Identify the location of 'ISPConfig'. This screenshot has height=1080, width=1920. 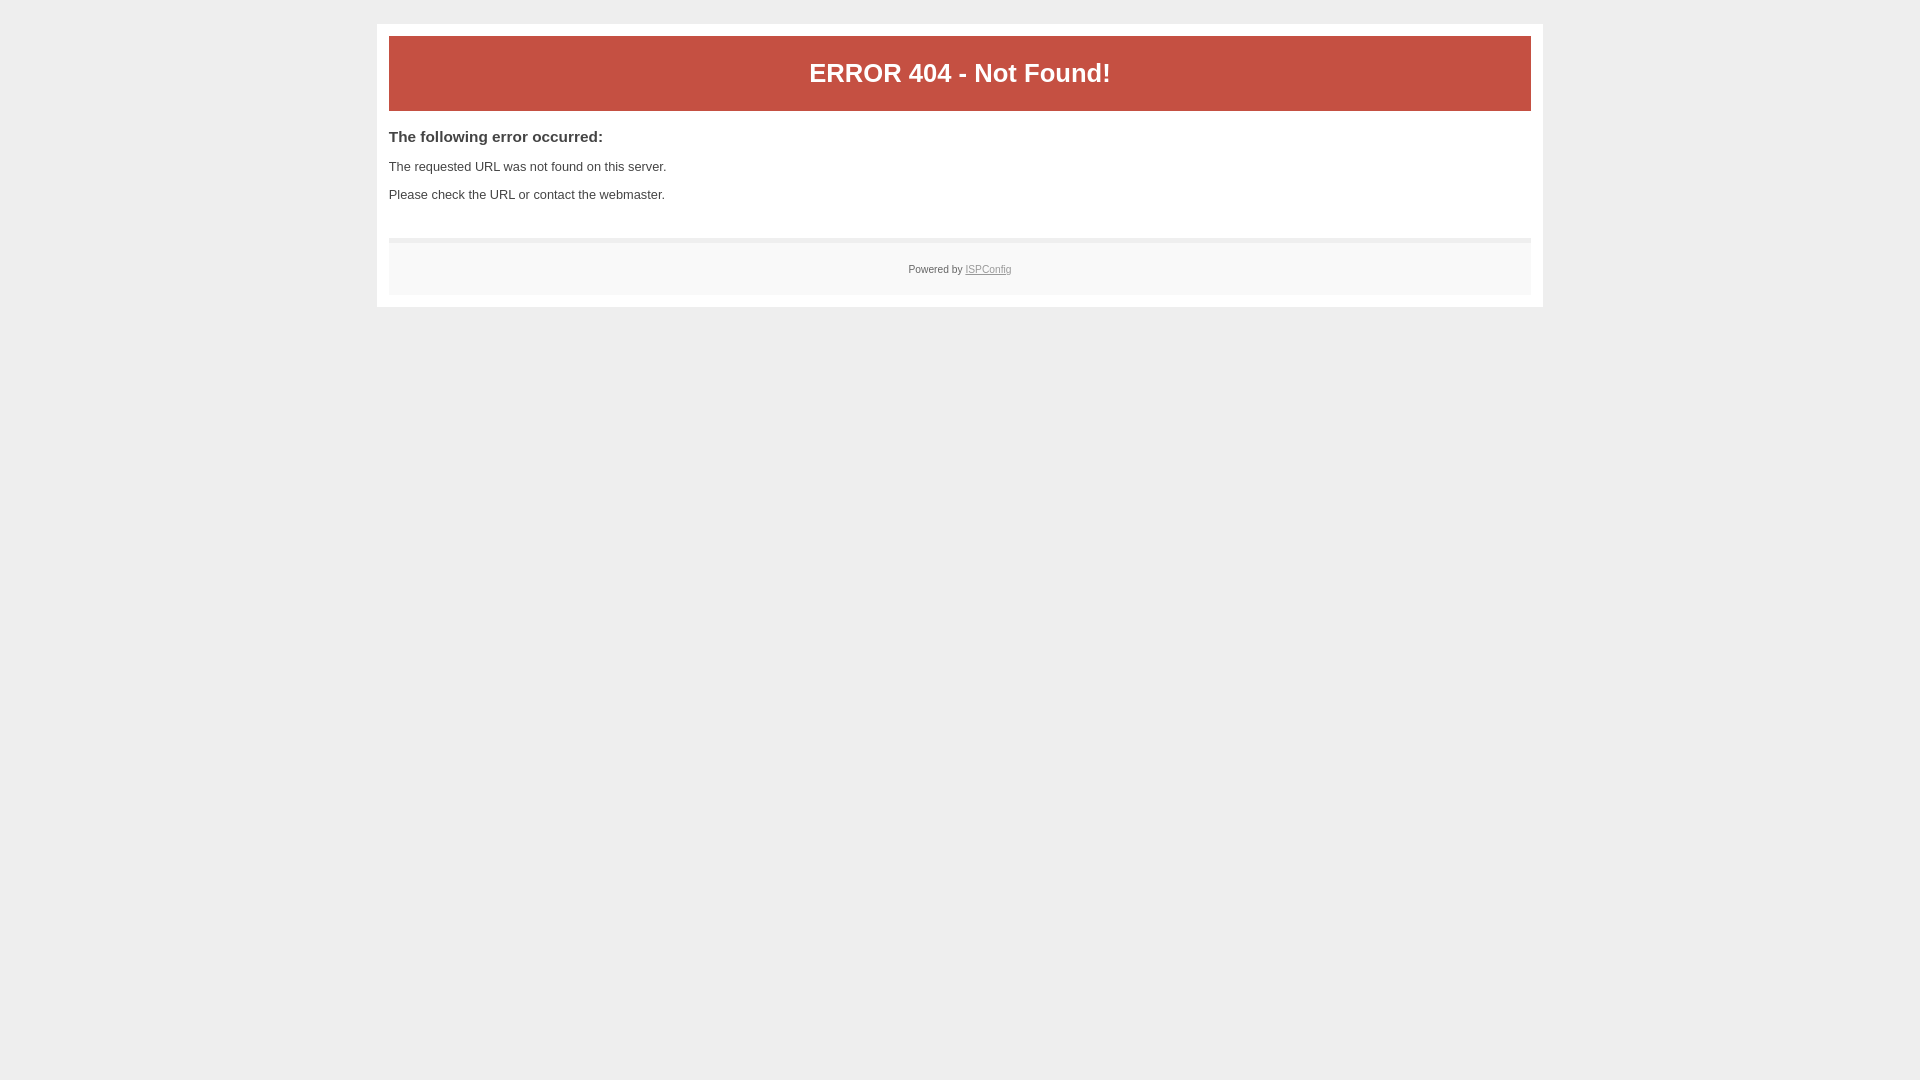
(988, 268).